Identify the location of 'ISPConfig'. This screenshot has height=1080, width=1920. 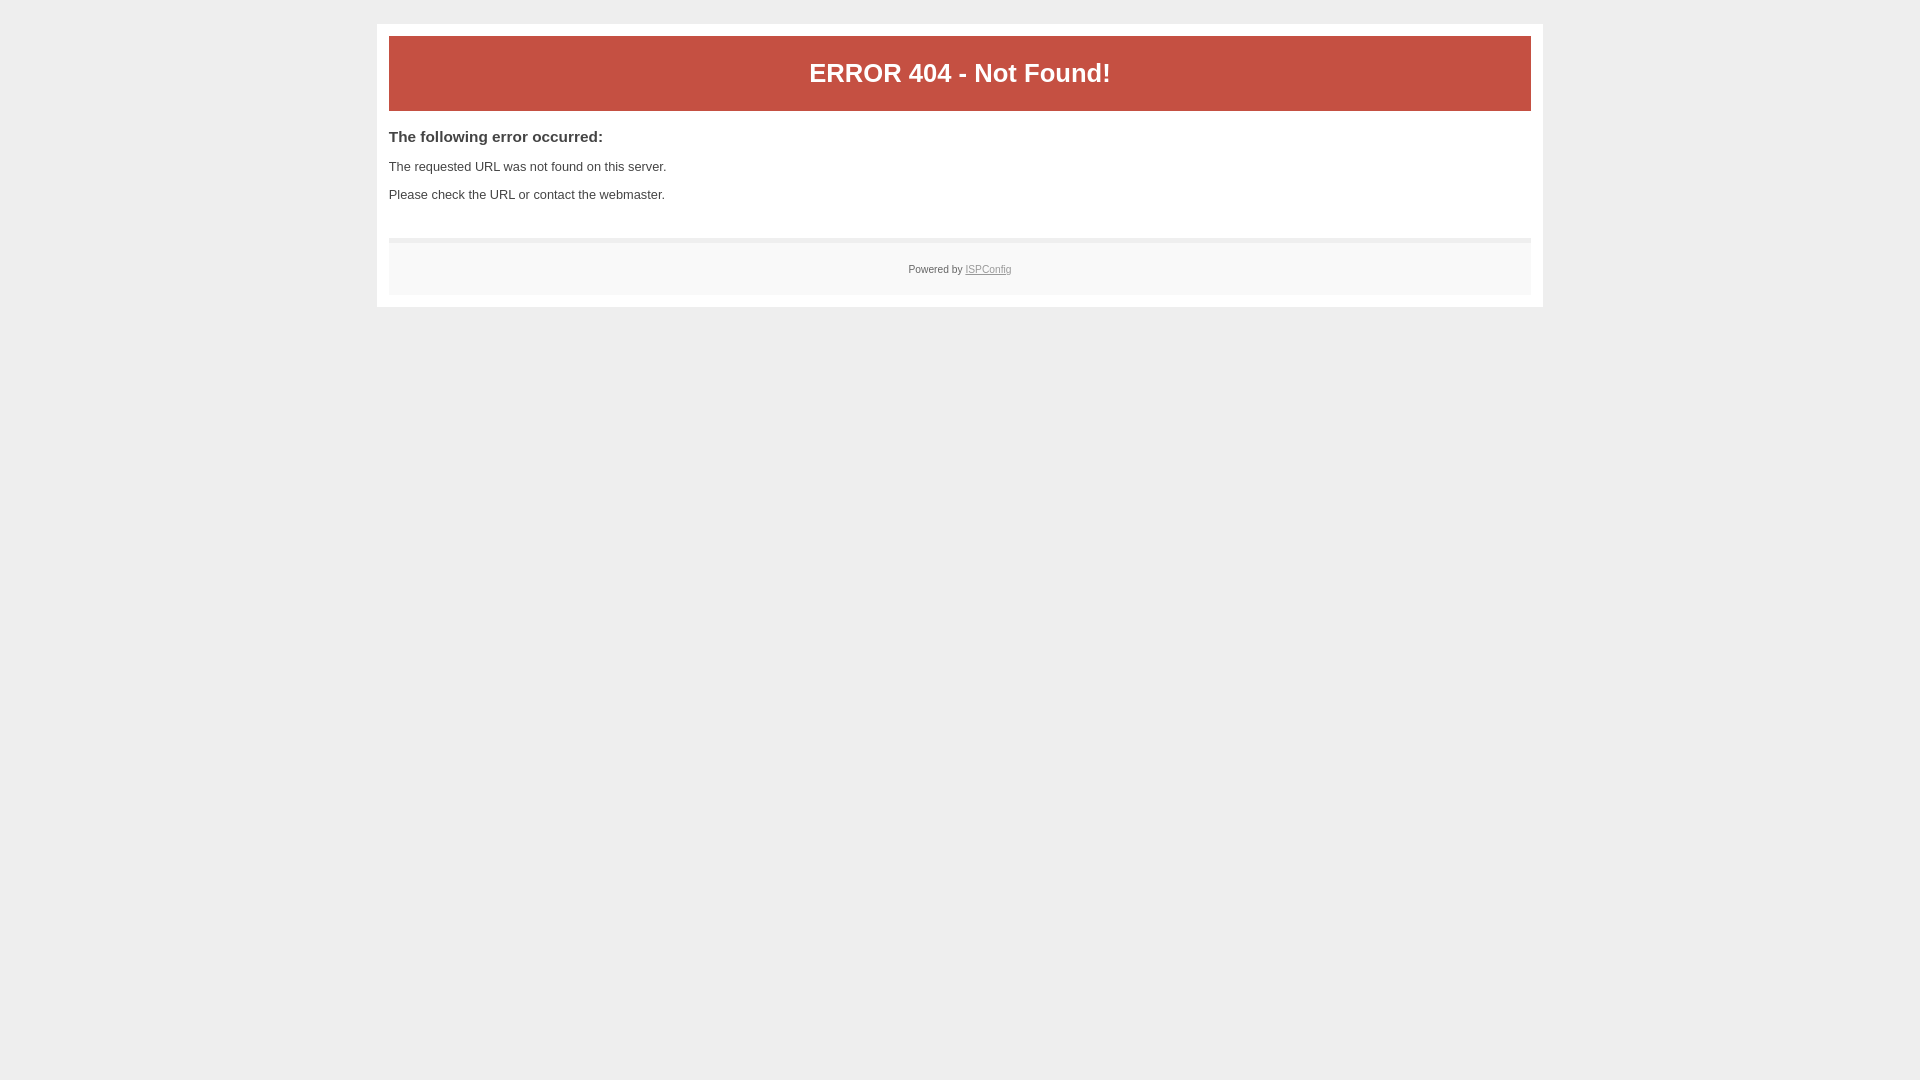
(988, 268).